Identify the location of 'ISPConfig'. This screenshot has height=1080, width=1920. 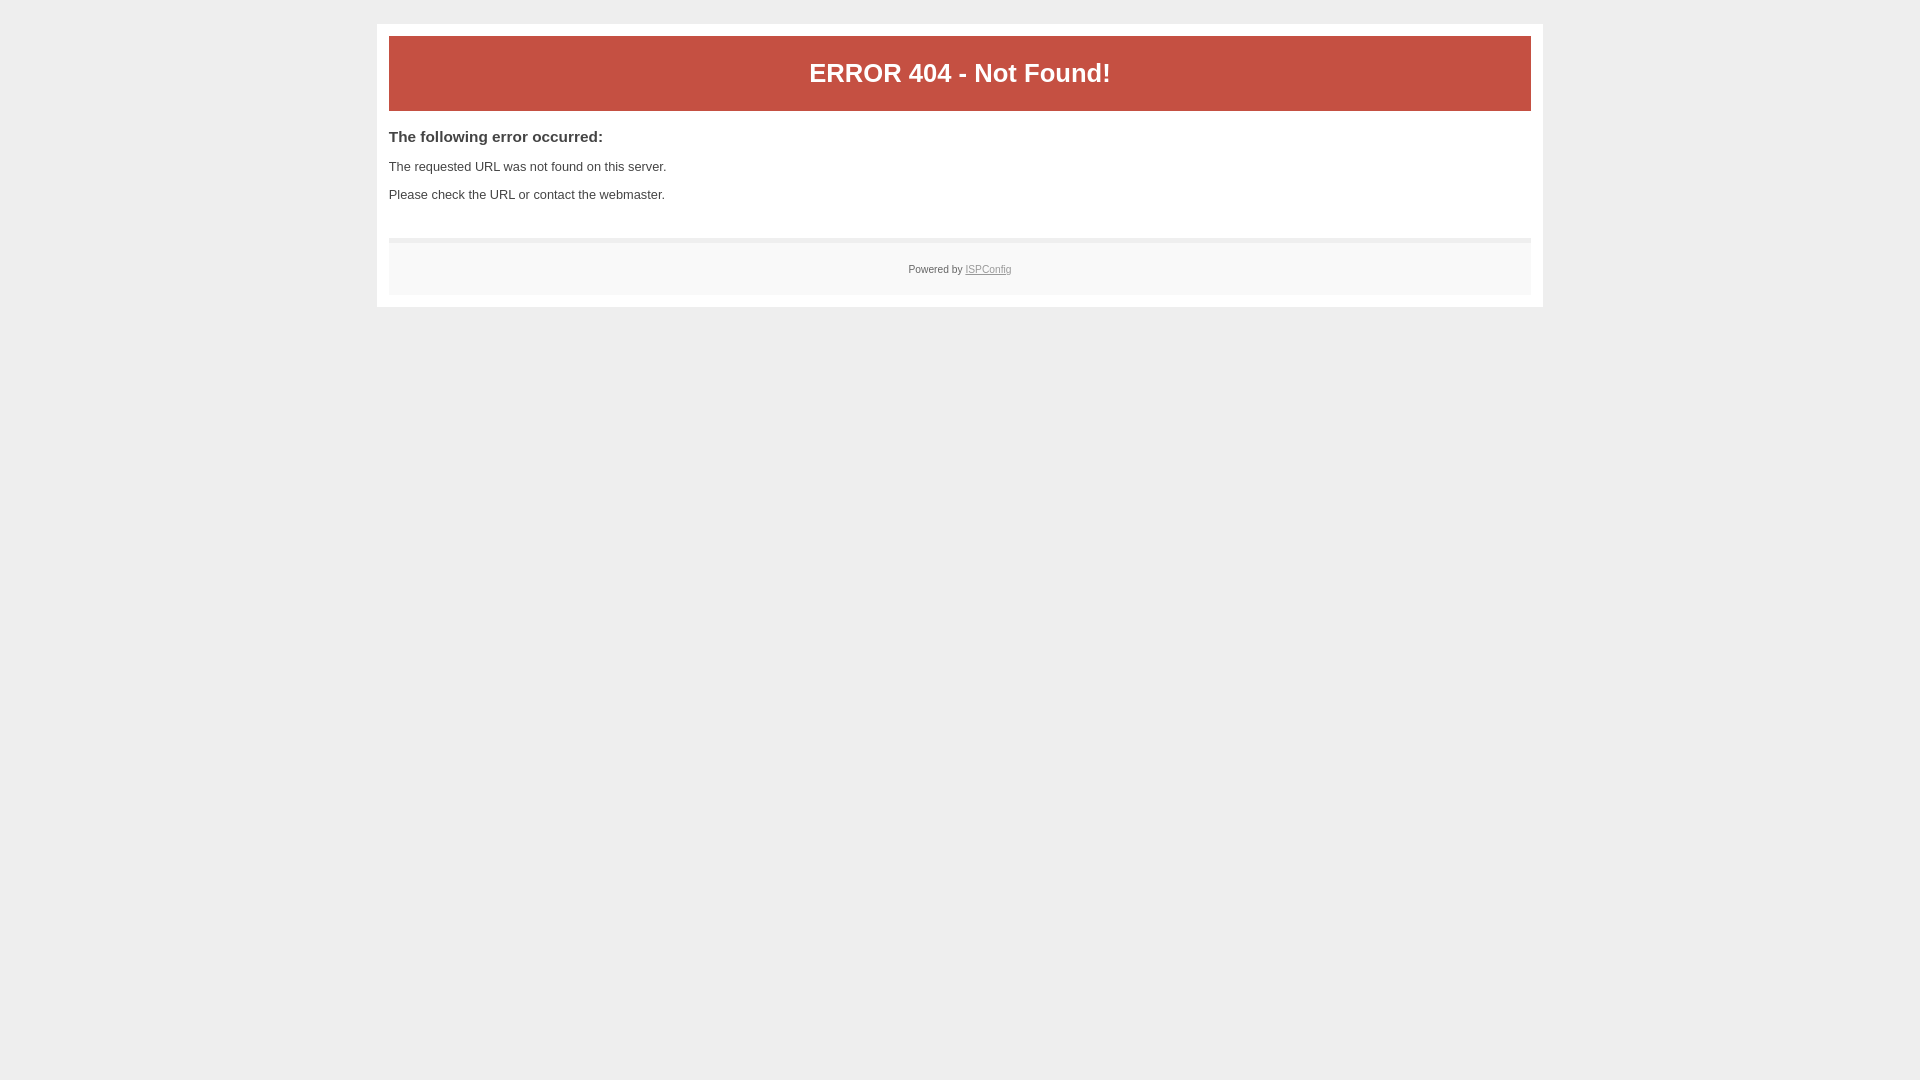
(988, 268).